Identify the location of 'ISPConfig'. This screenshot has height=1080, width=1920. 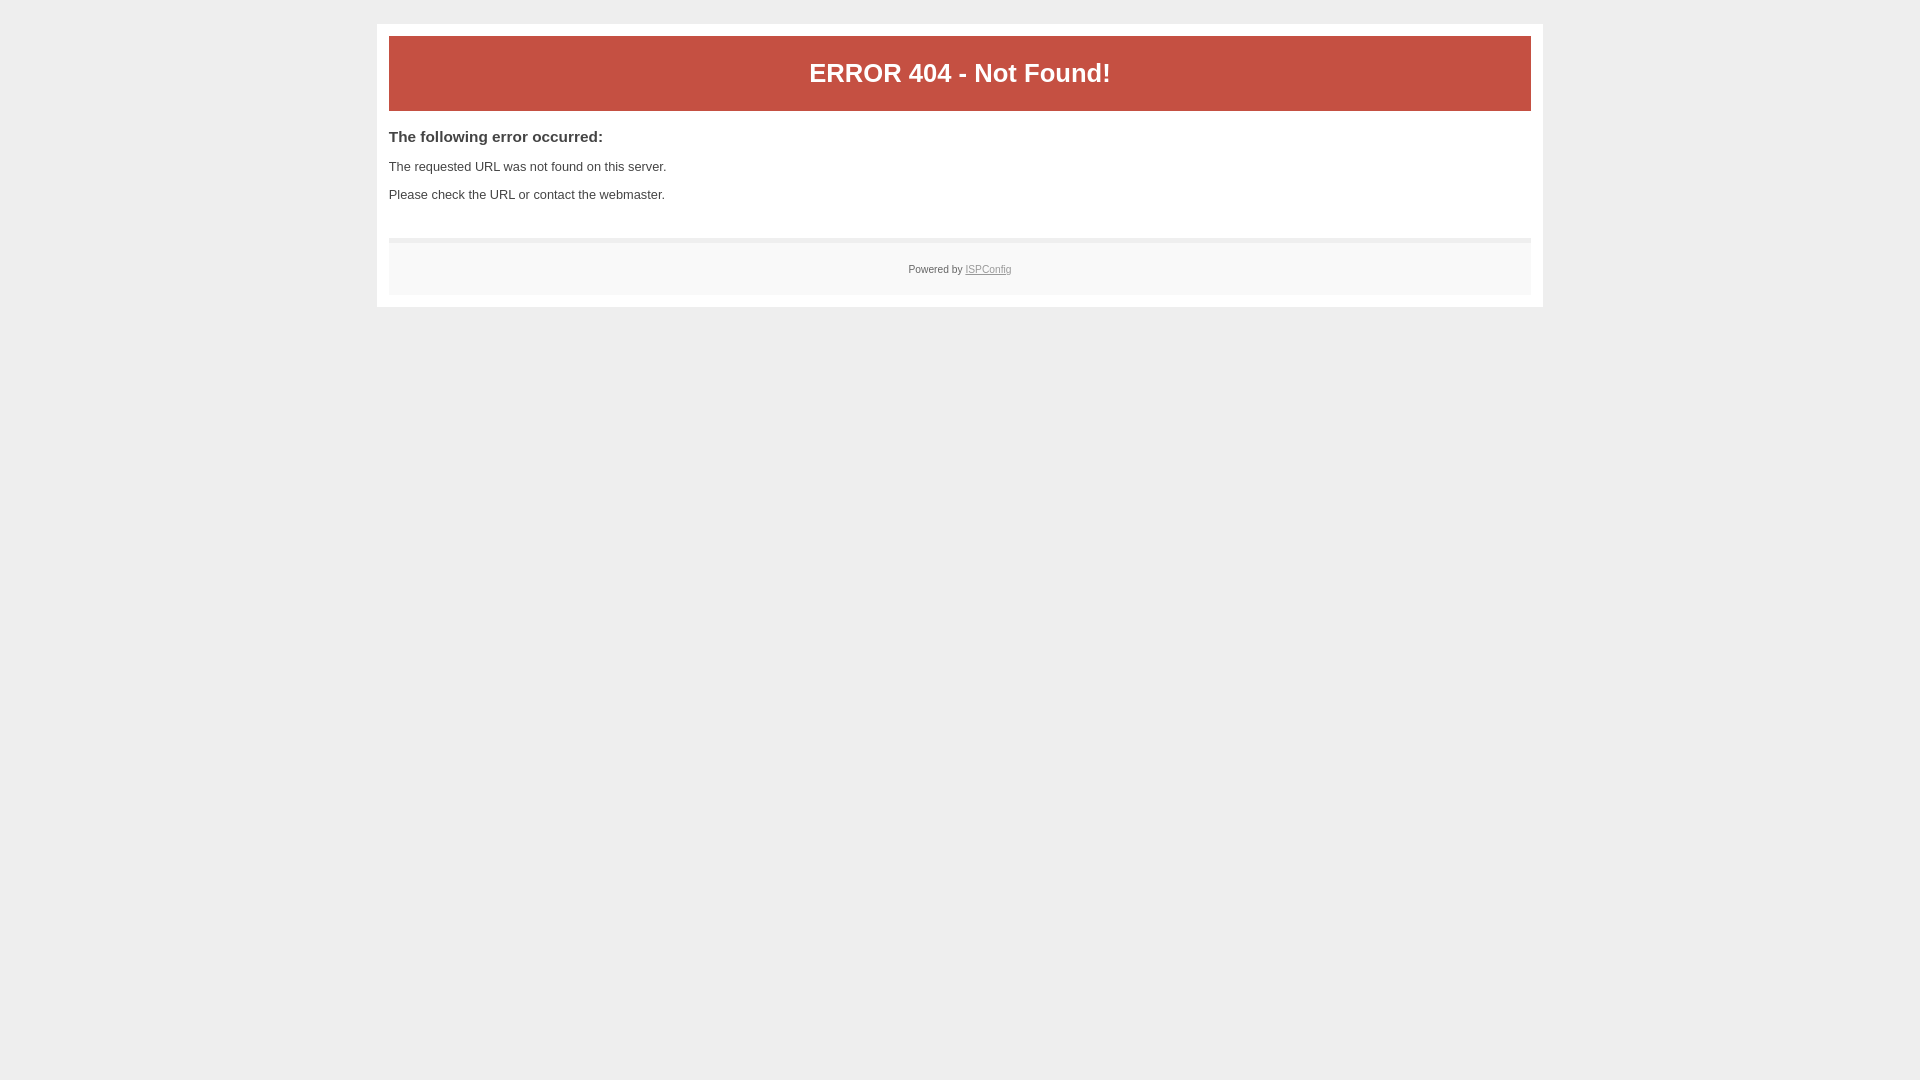
(988, 268).